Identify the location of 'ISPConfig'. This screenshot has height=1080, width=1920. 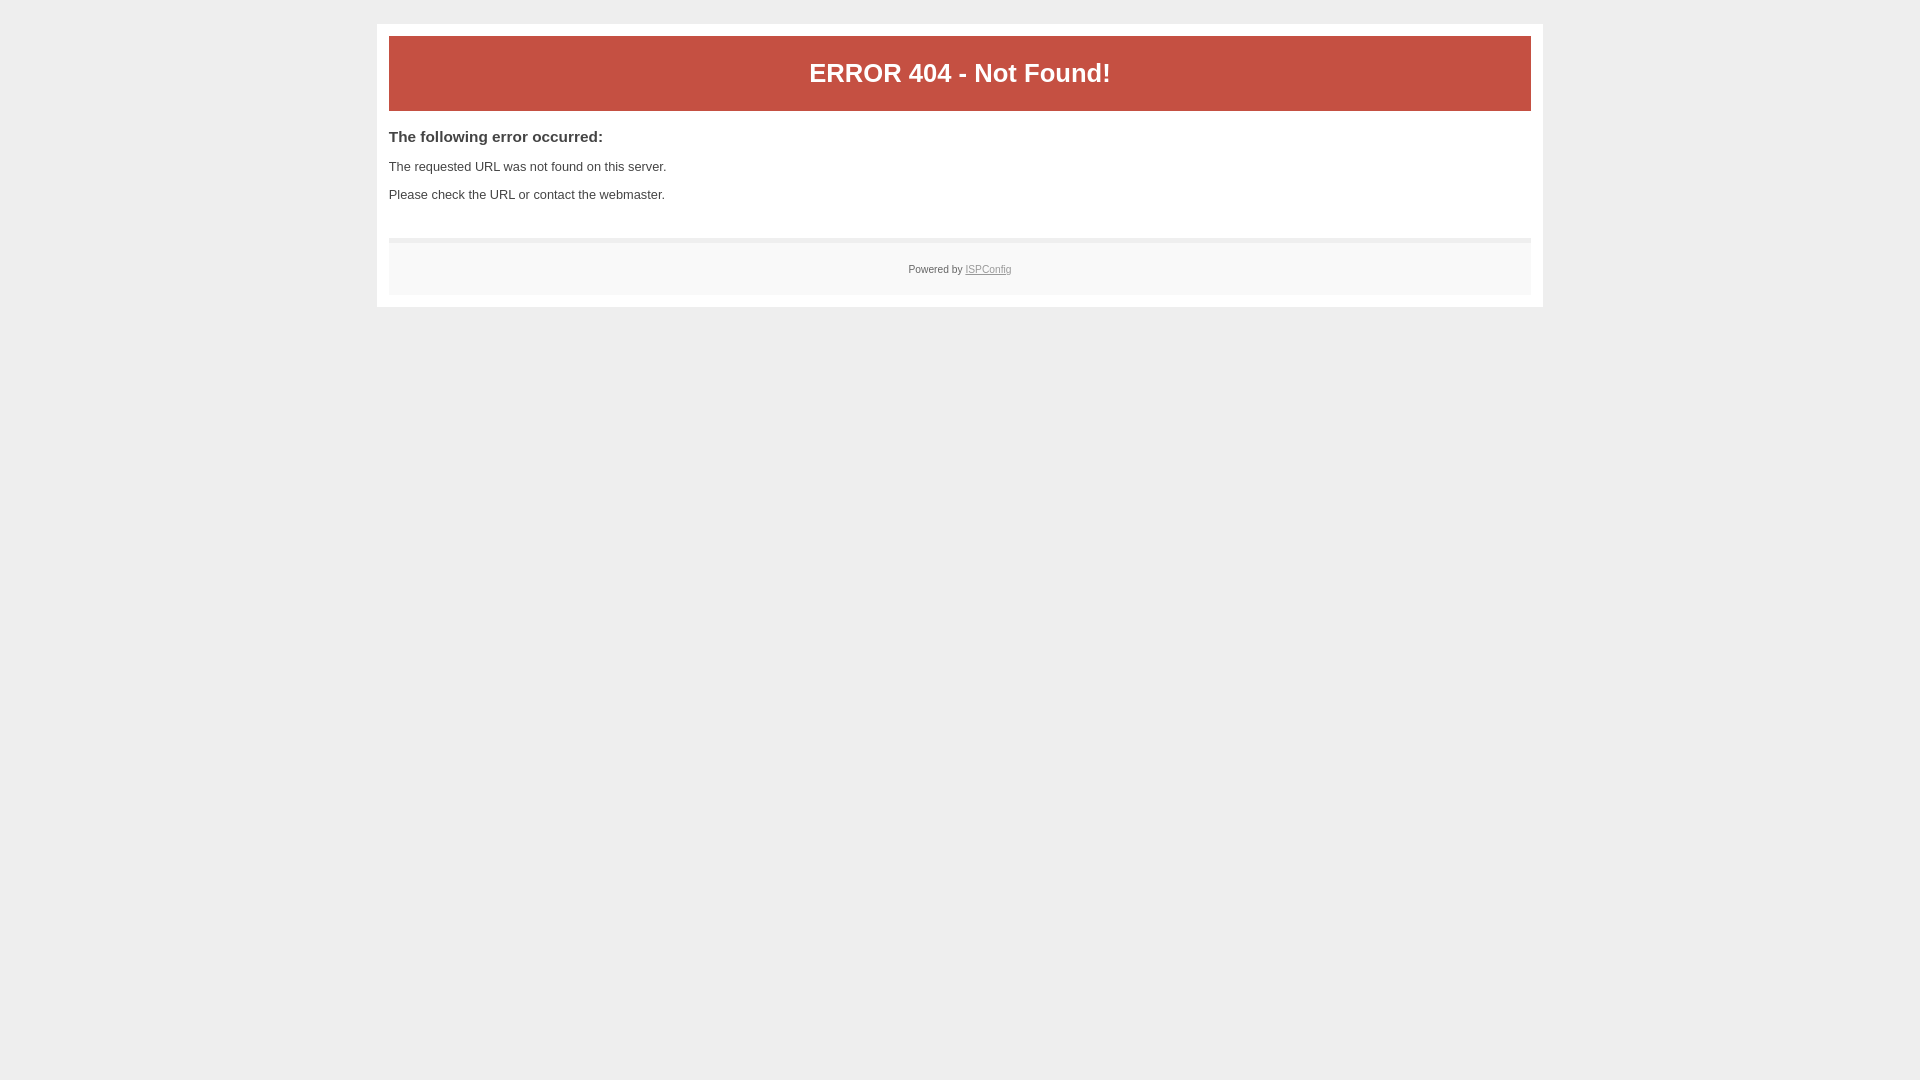
(988, 268).